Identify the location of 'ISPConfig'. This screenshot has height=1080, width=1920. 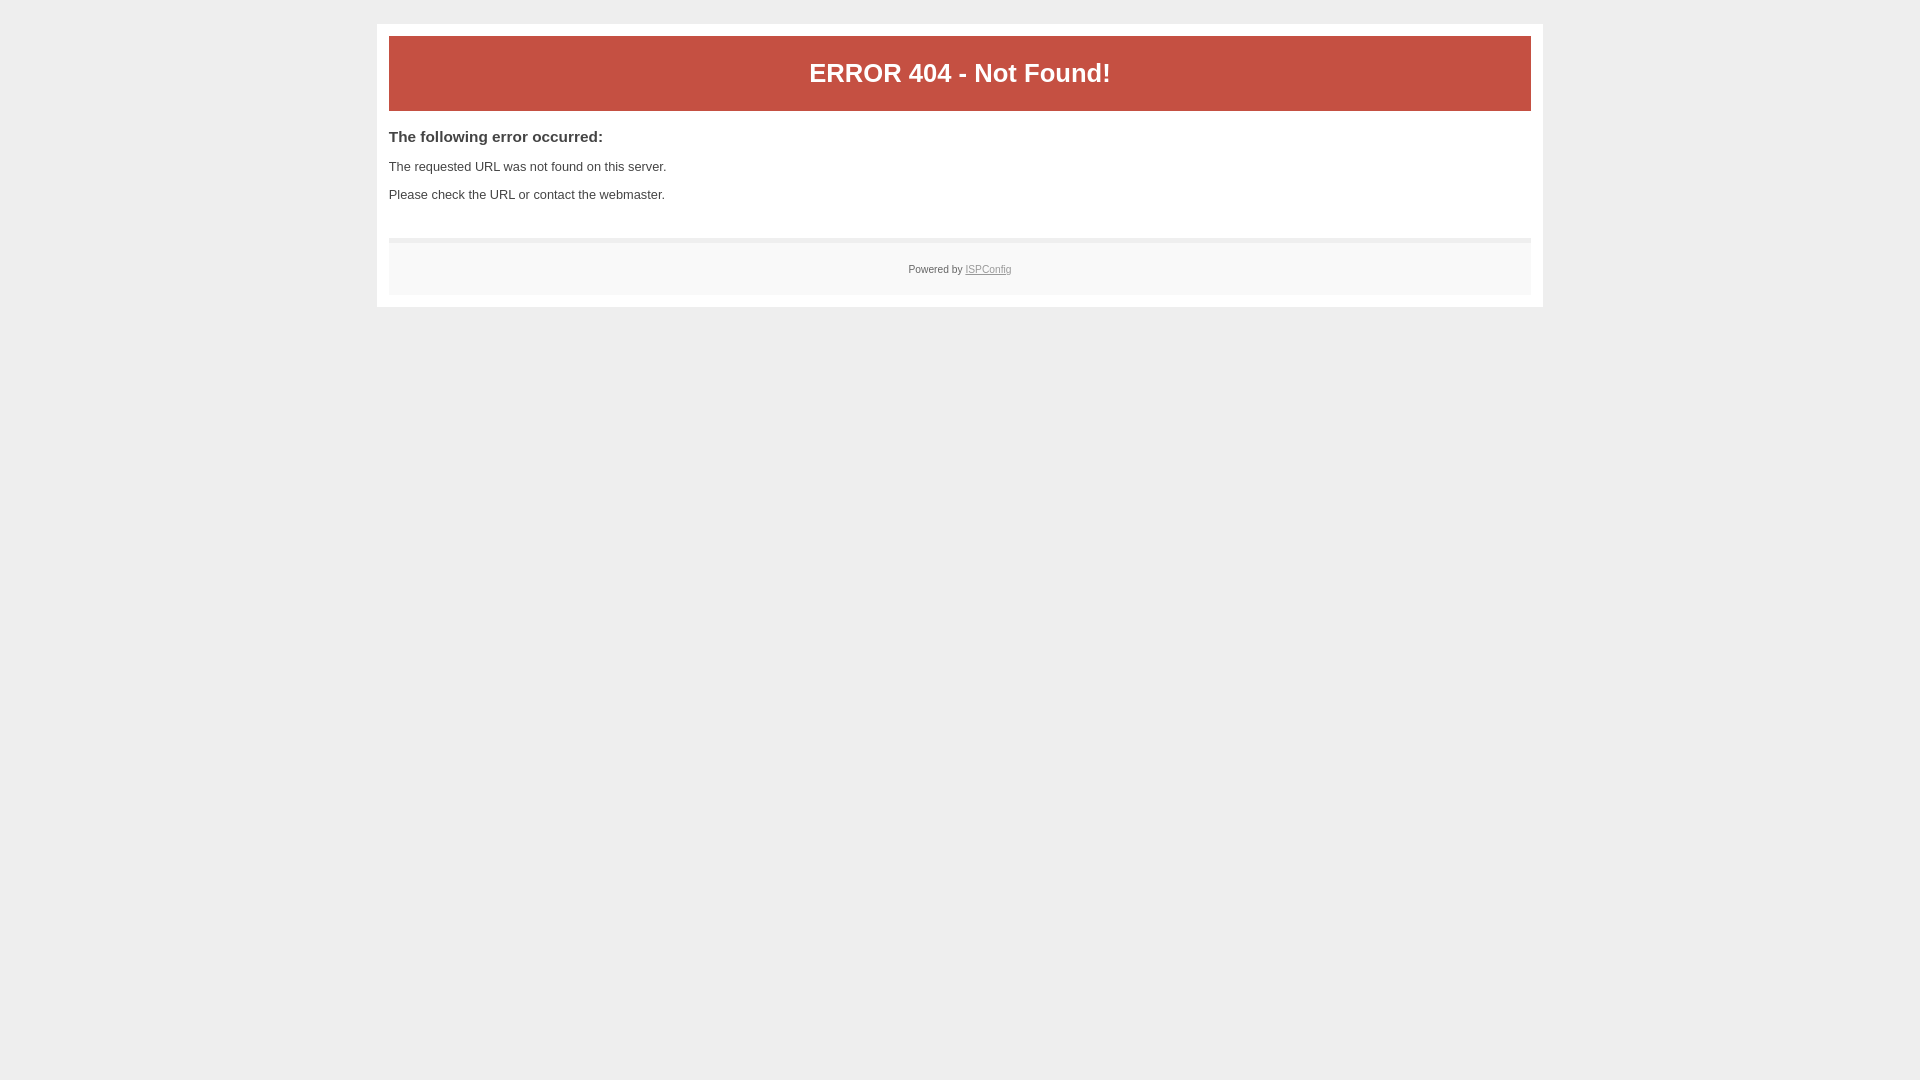
(988, 268).